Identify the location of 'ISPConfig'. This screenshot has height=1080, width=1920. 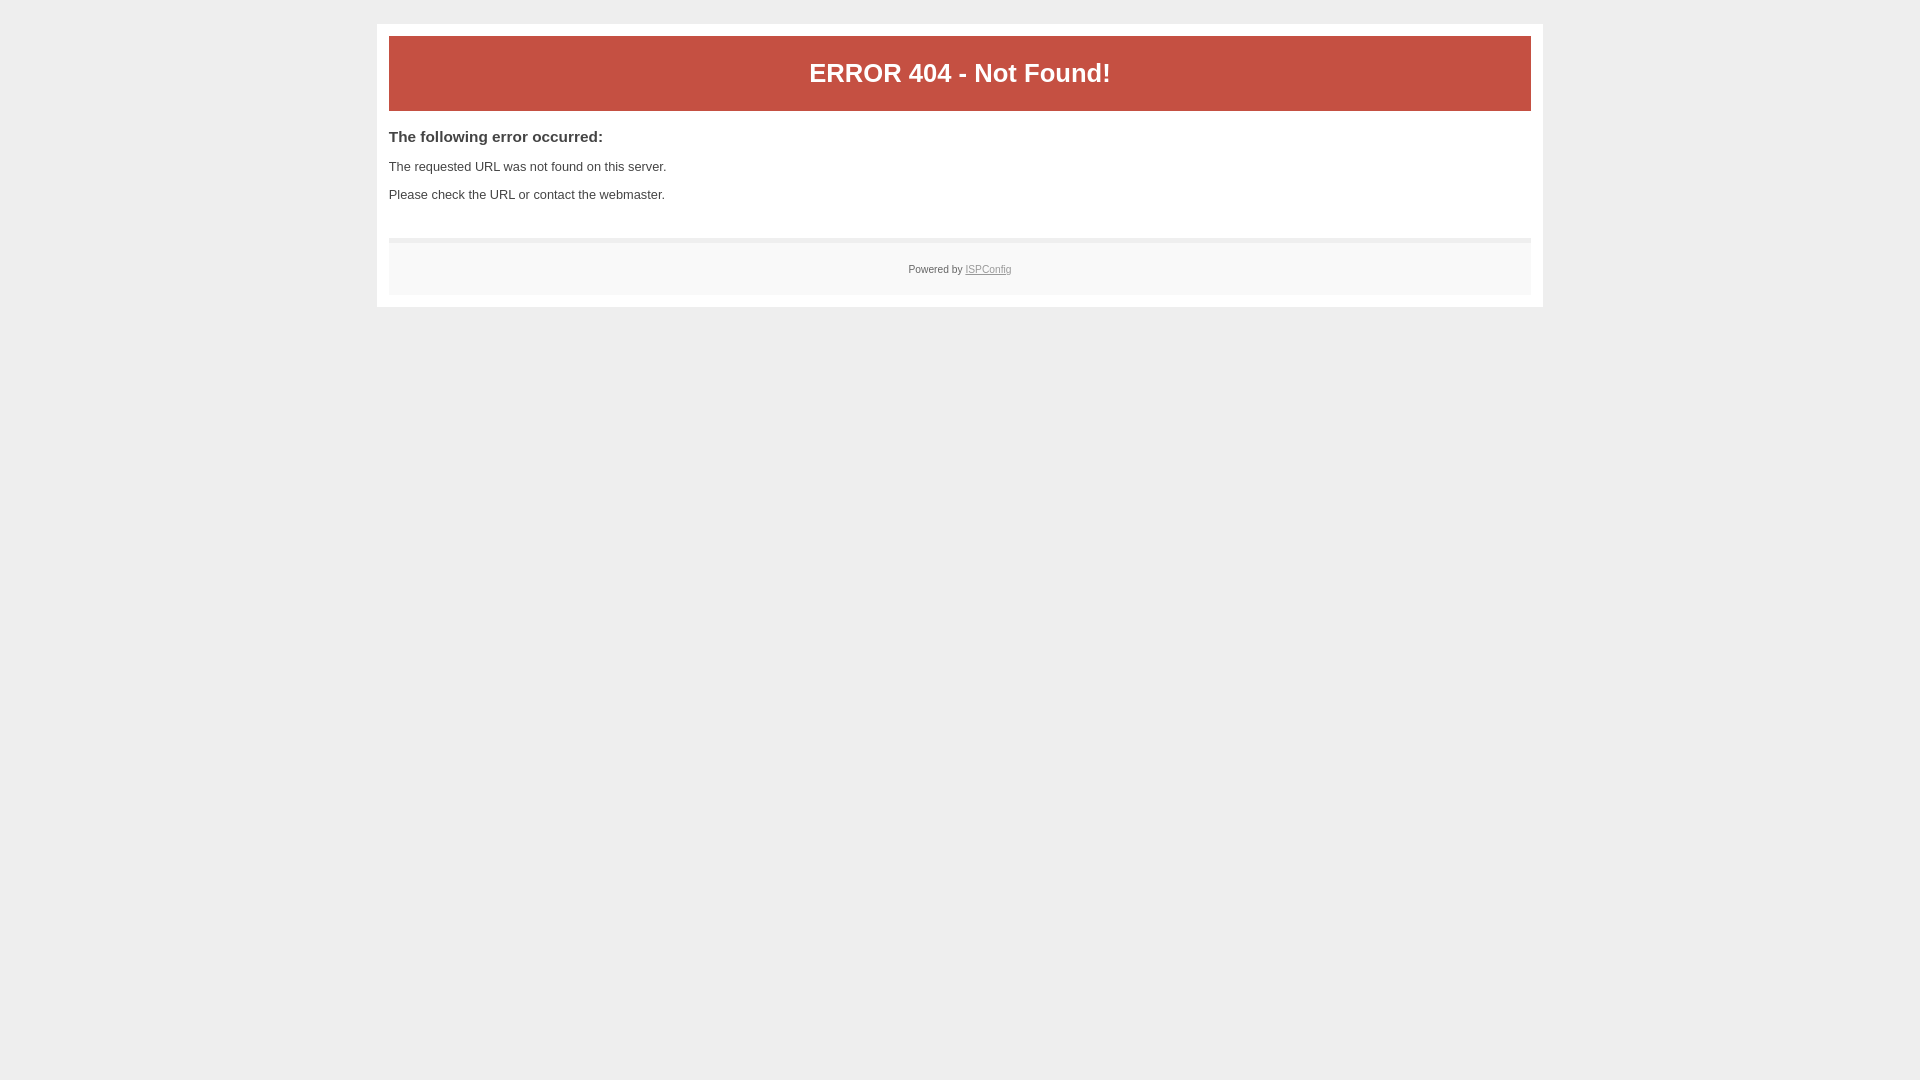
(988, 268).